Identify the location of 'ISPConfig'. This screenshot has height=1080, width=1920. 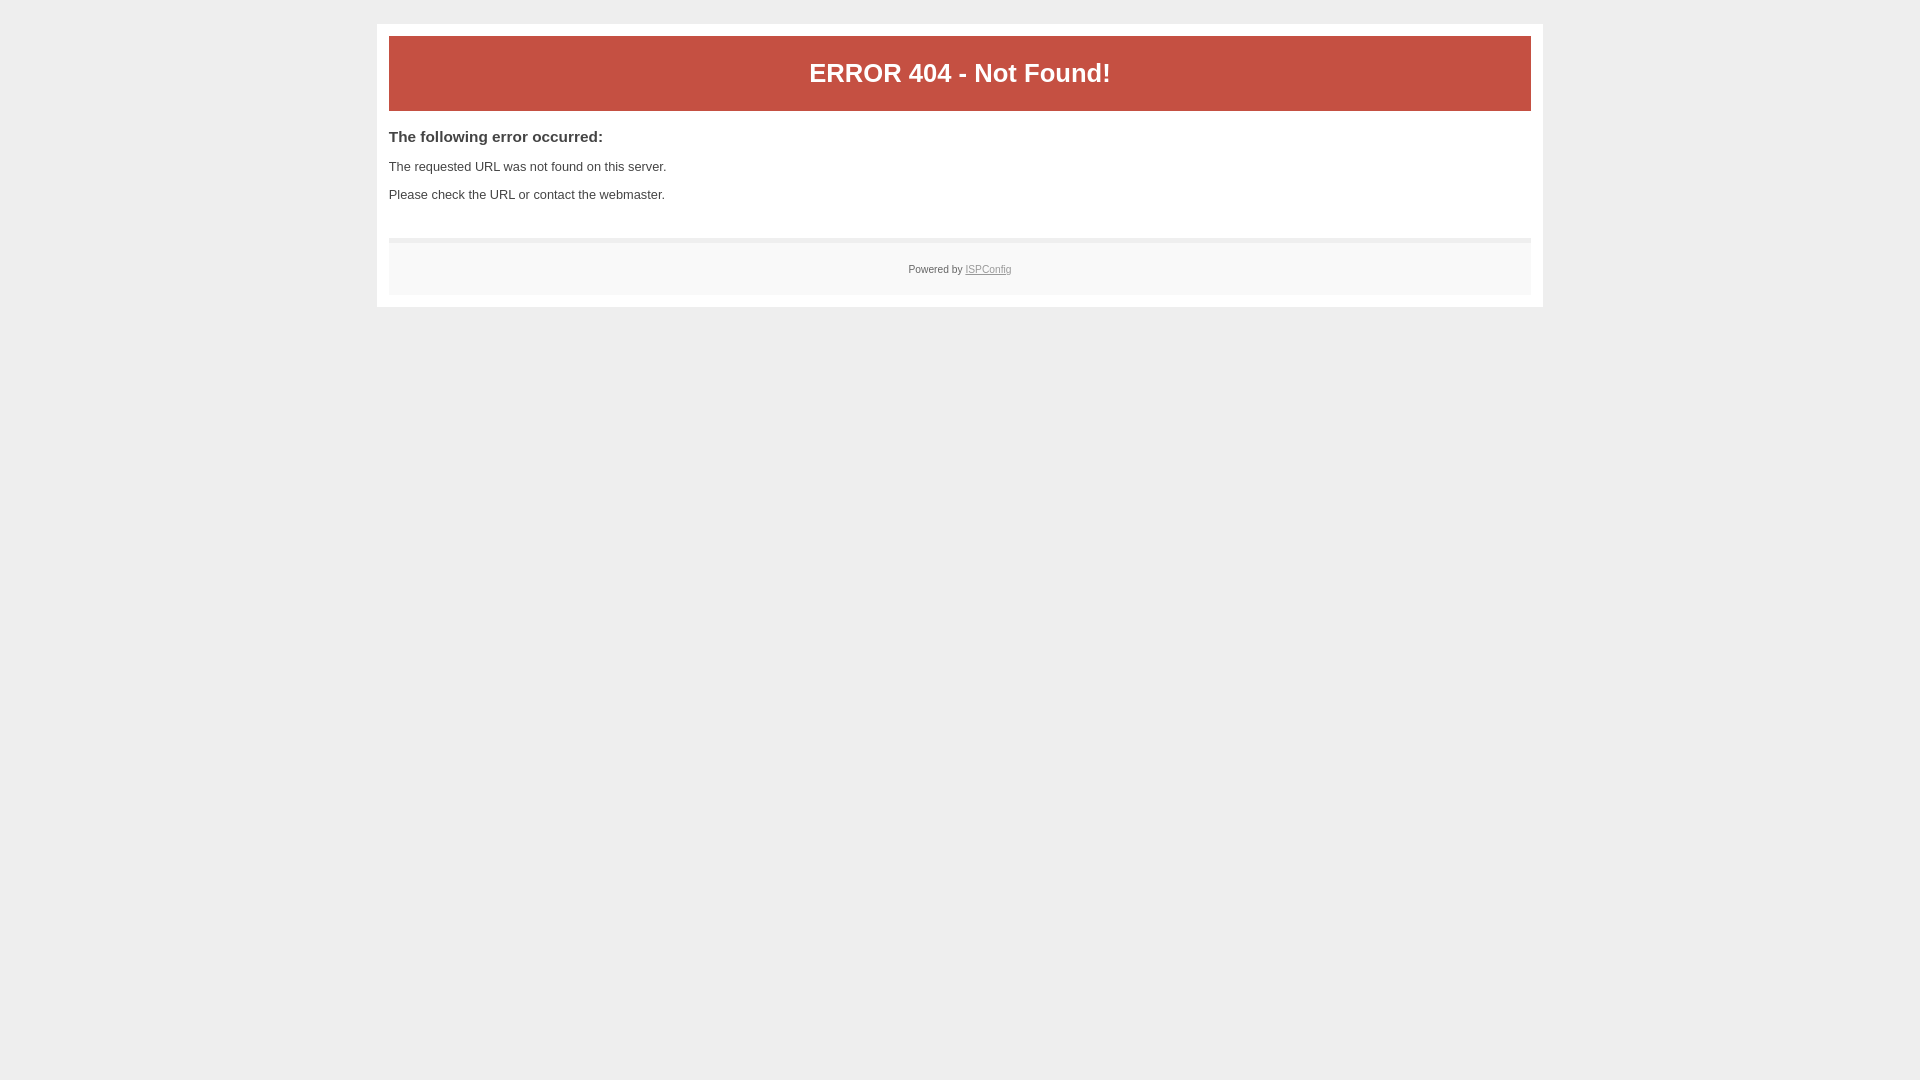
(988, 268).